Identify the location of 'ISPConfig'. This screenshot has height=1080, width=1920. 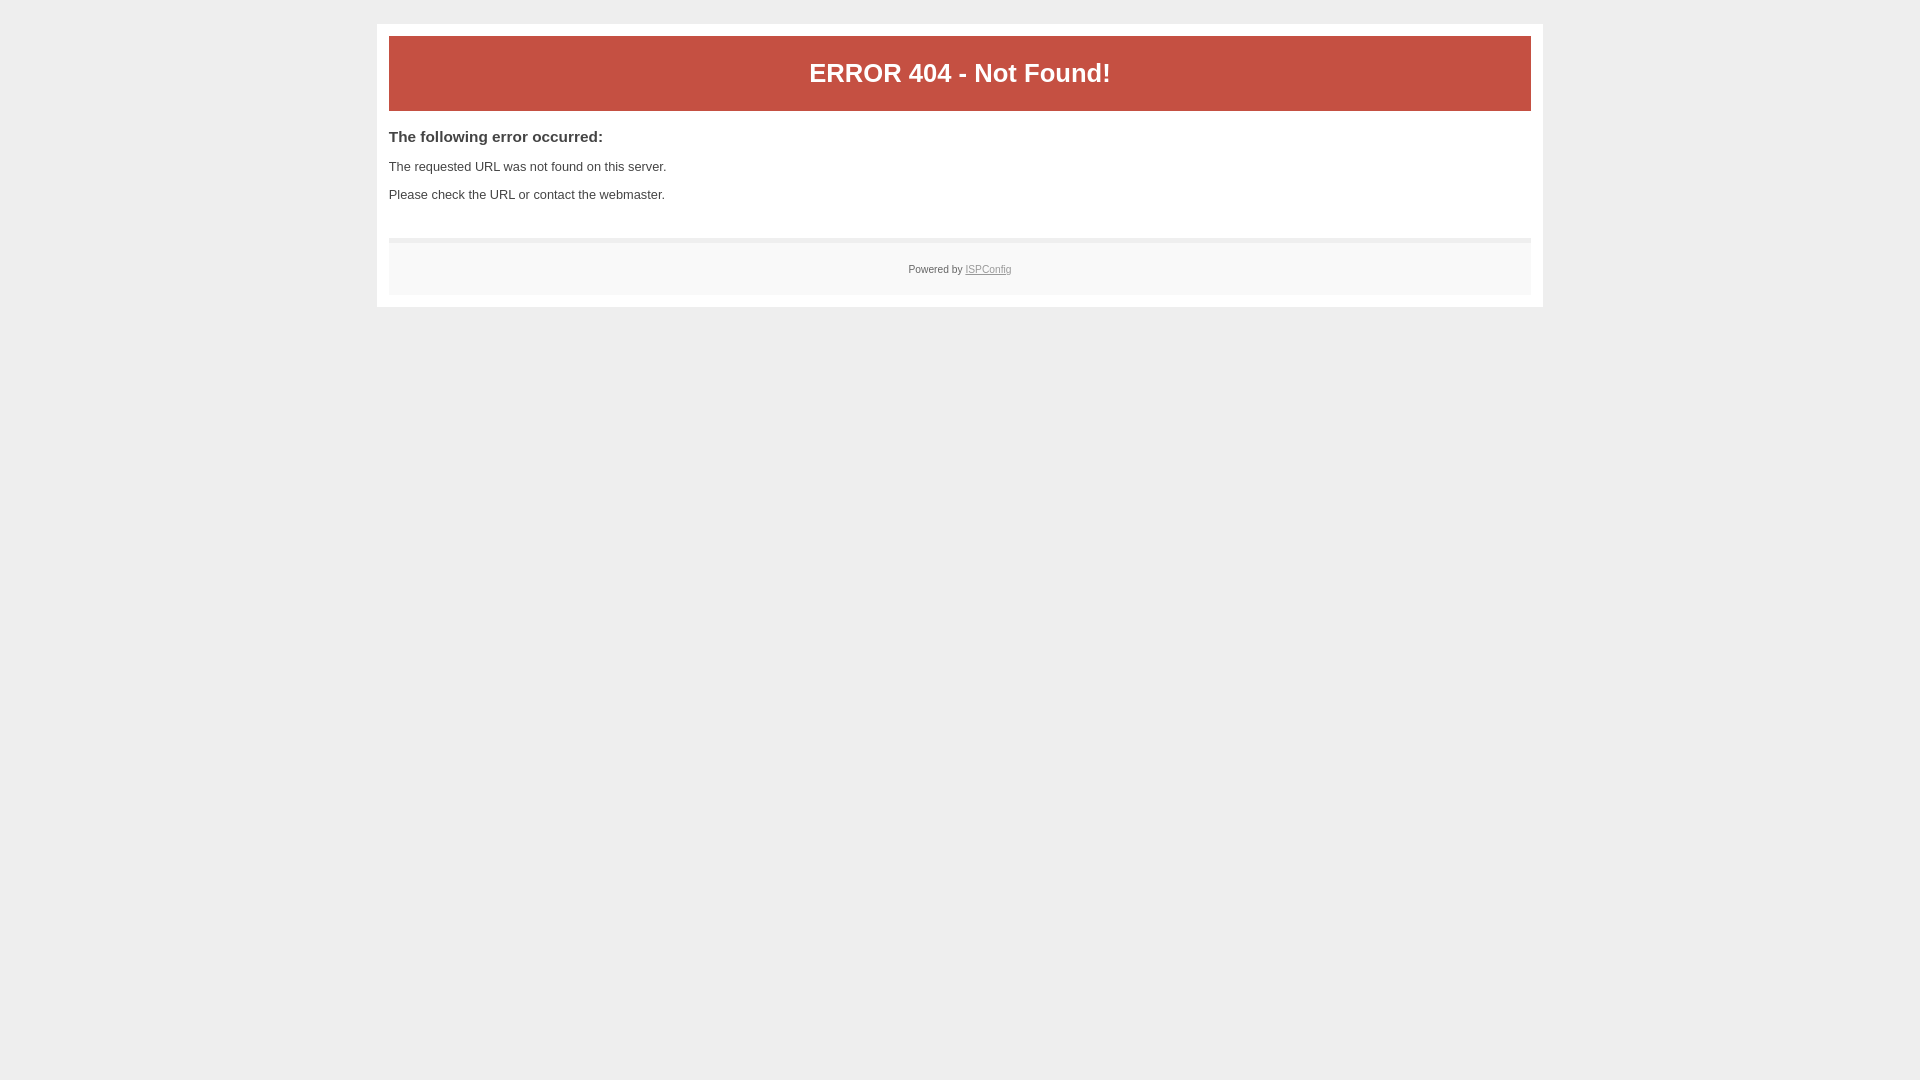
(988, 268).